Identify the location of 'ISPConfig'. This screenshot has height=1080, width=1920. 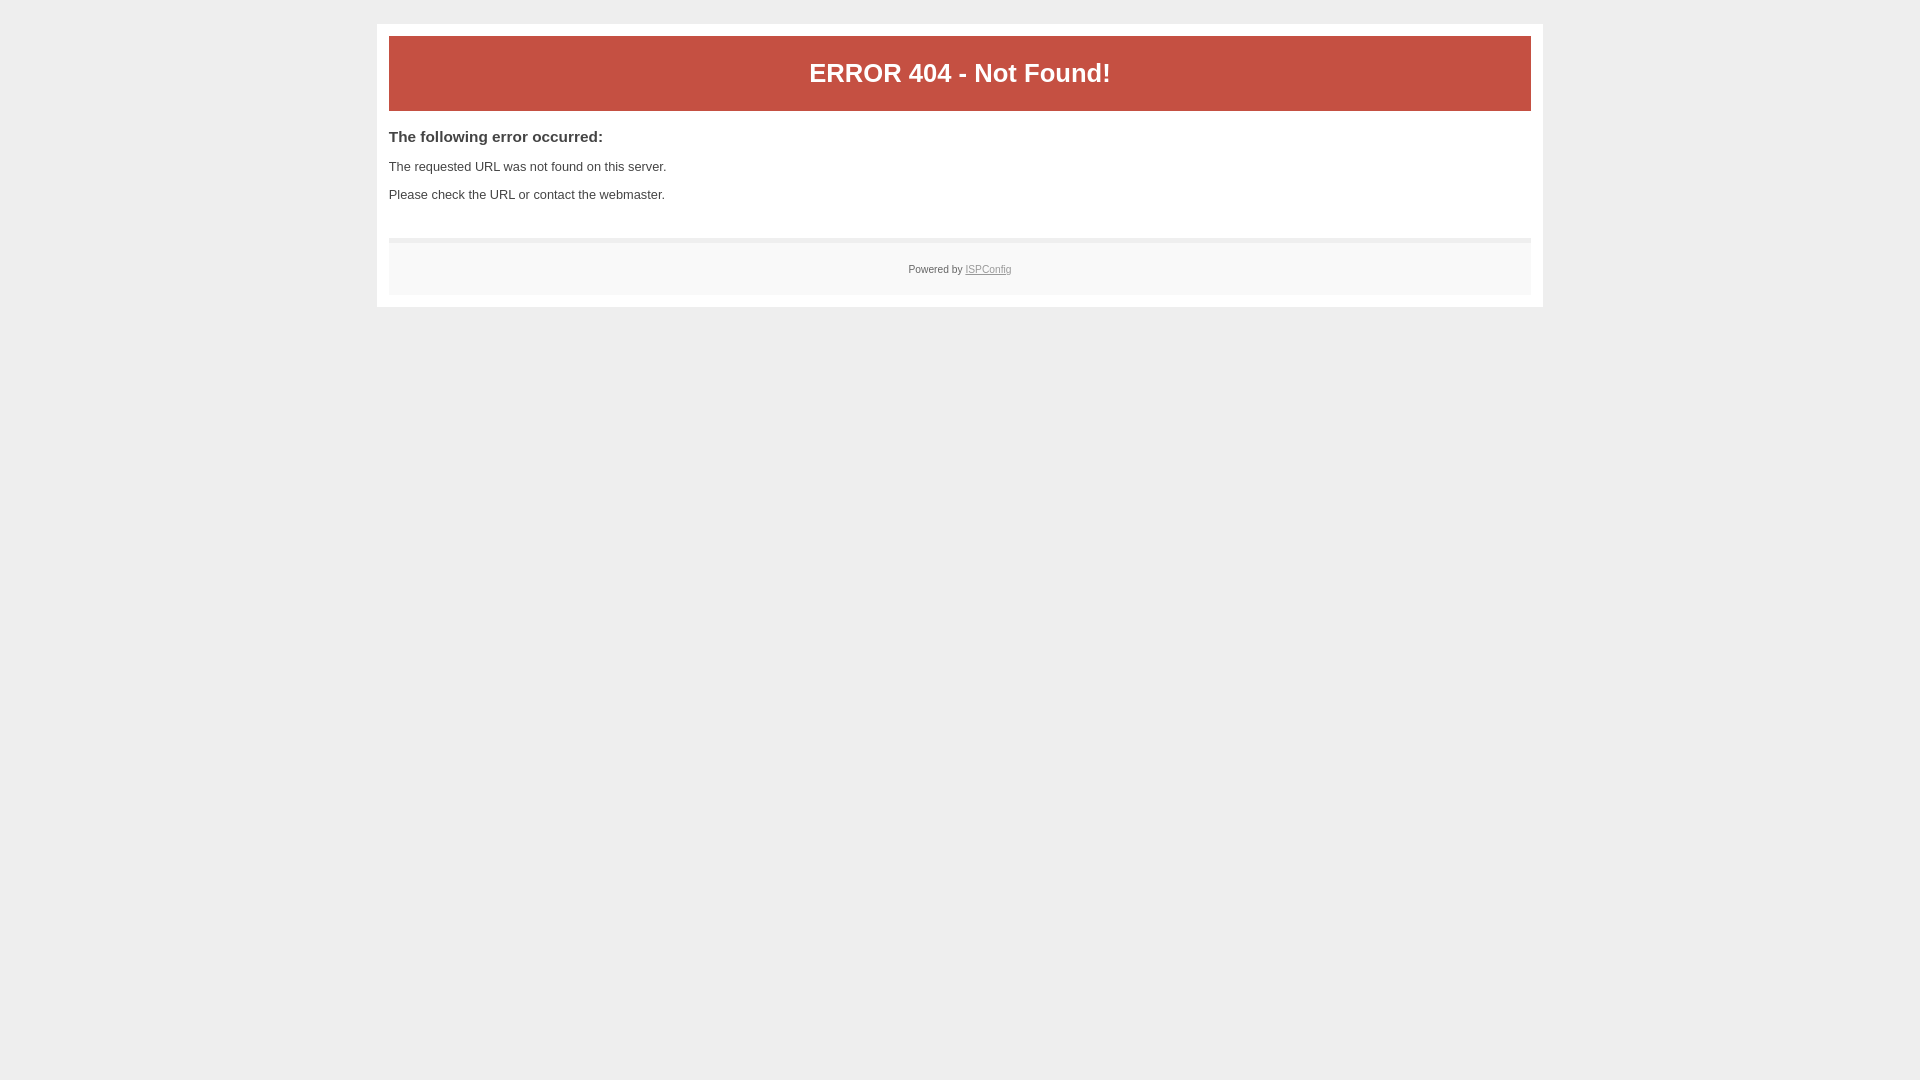
(988, 268).